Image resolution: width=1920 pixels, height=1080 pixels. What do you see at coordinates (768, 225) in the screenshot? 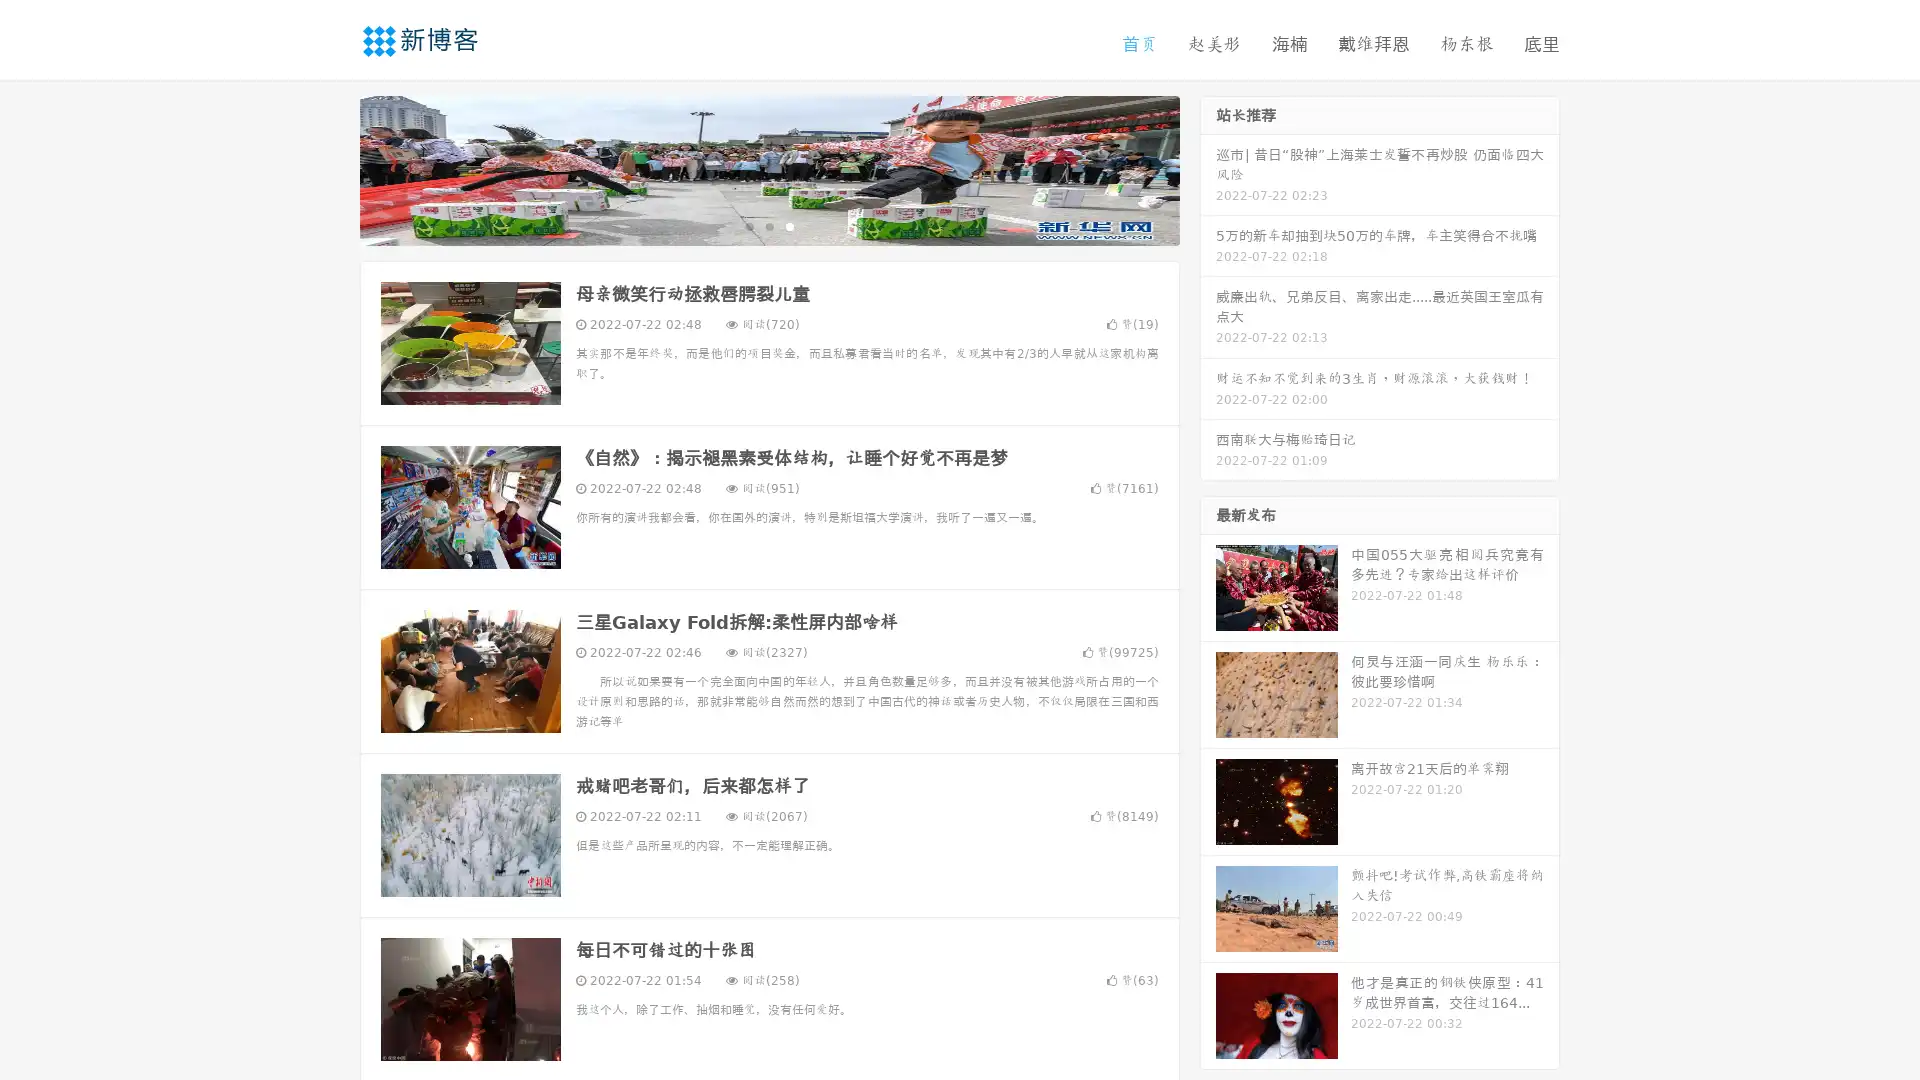
I see `Go to slide 2` at bounding box center [768, 225].